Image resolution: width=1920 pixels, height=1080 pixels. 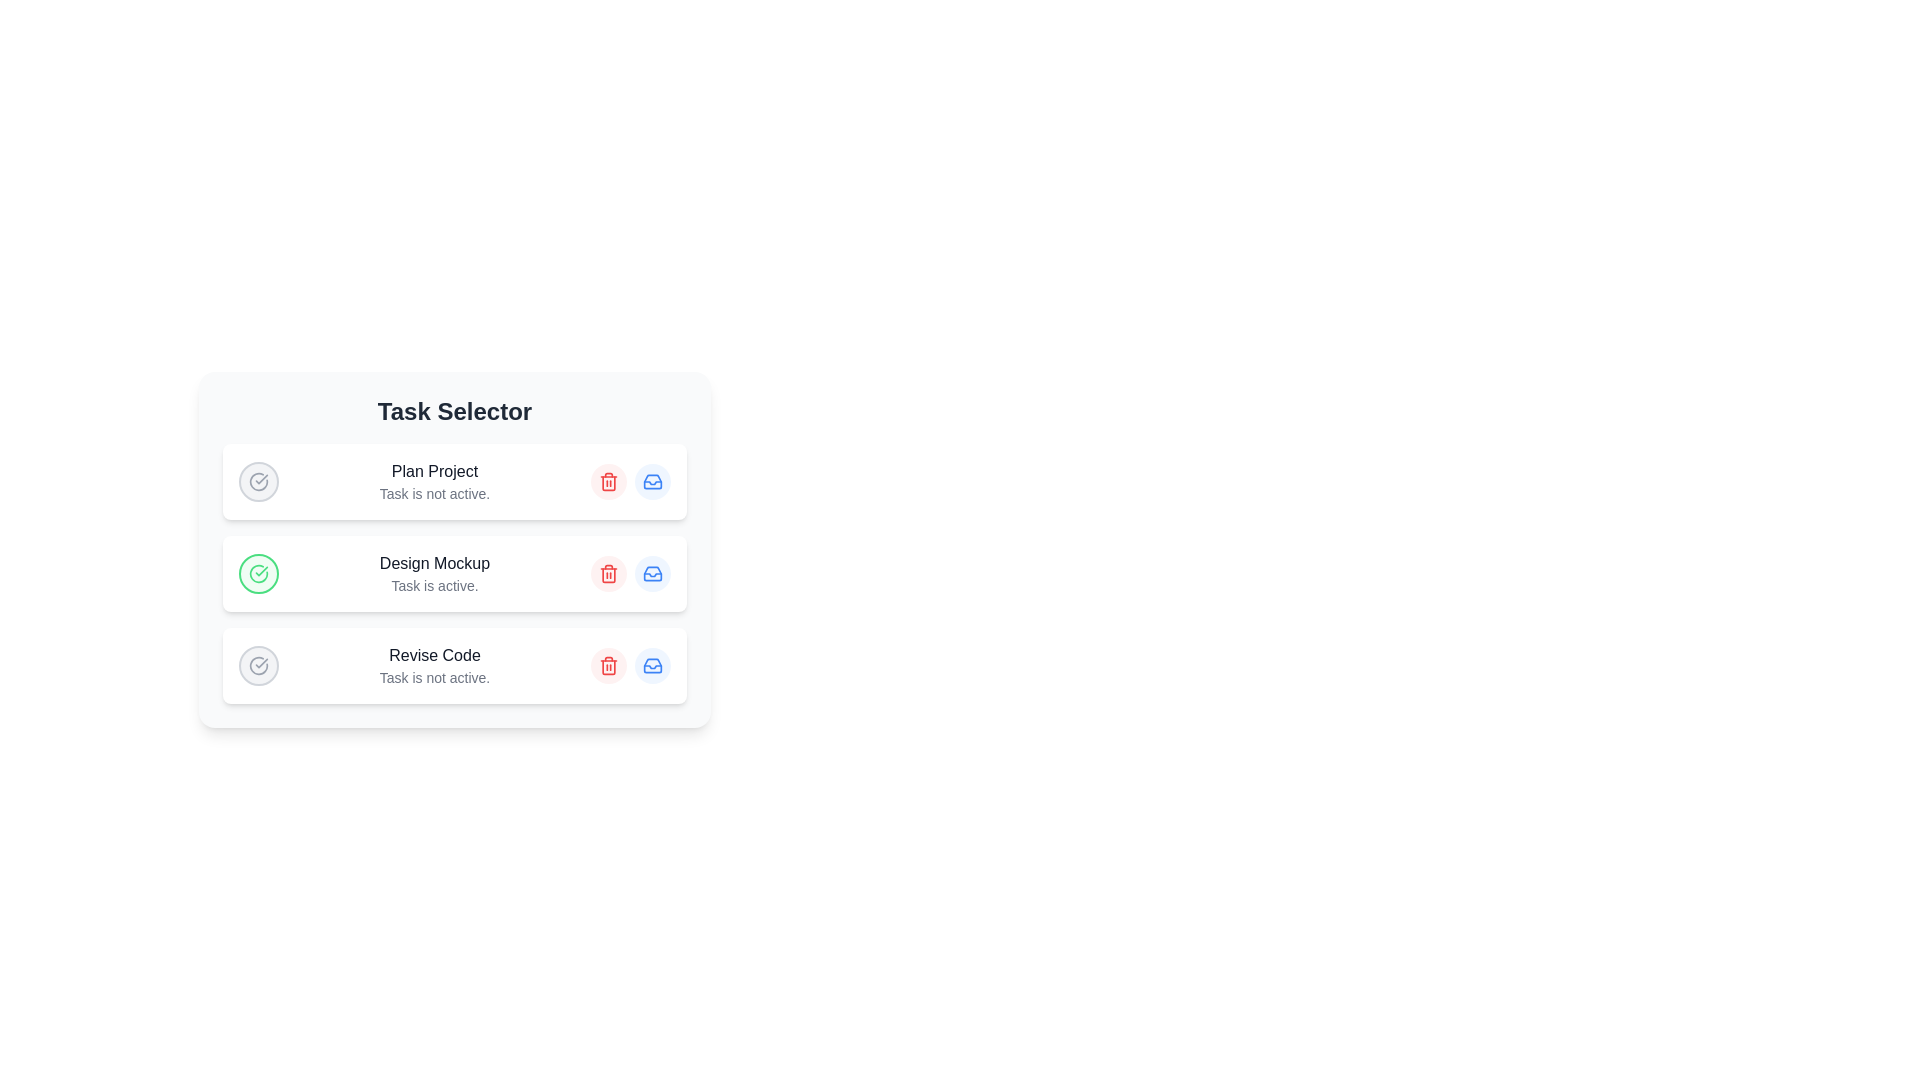 What do you see at coordinates (434, 493) in the screenshot?
I see `the static text label displaying 'Task is not active.' which is located beneath the title 'Plan Project' in the uppermost task card` at bounding box center [434, 493].